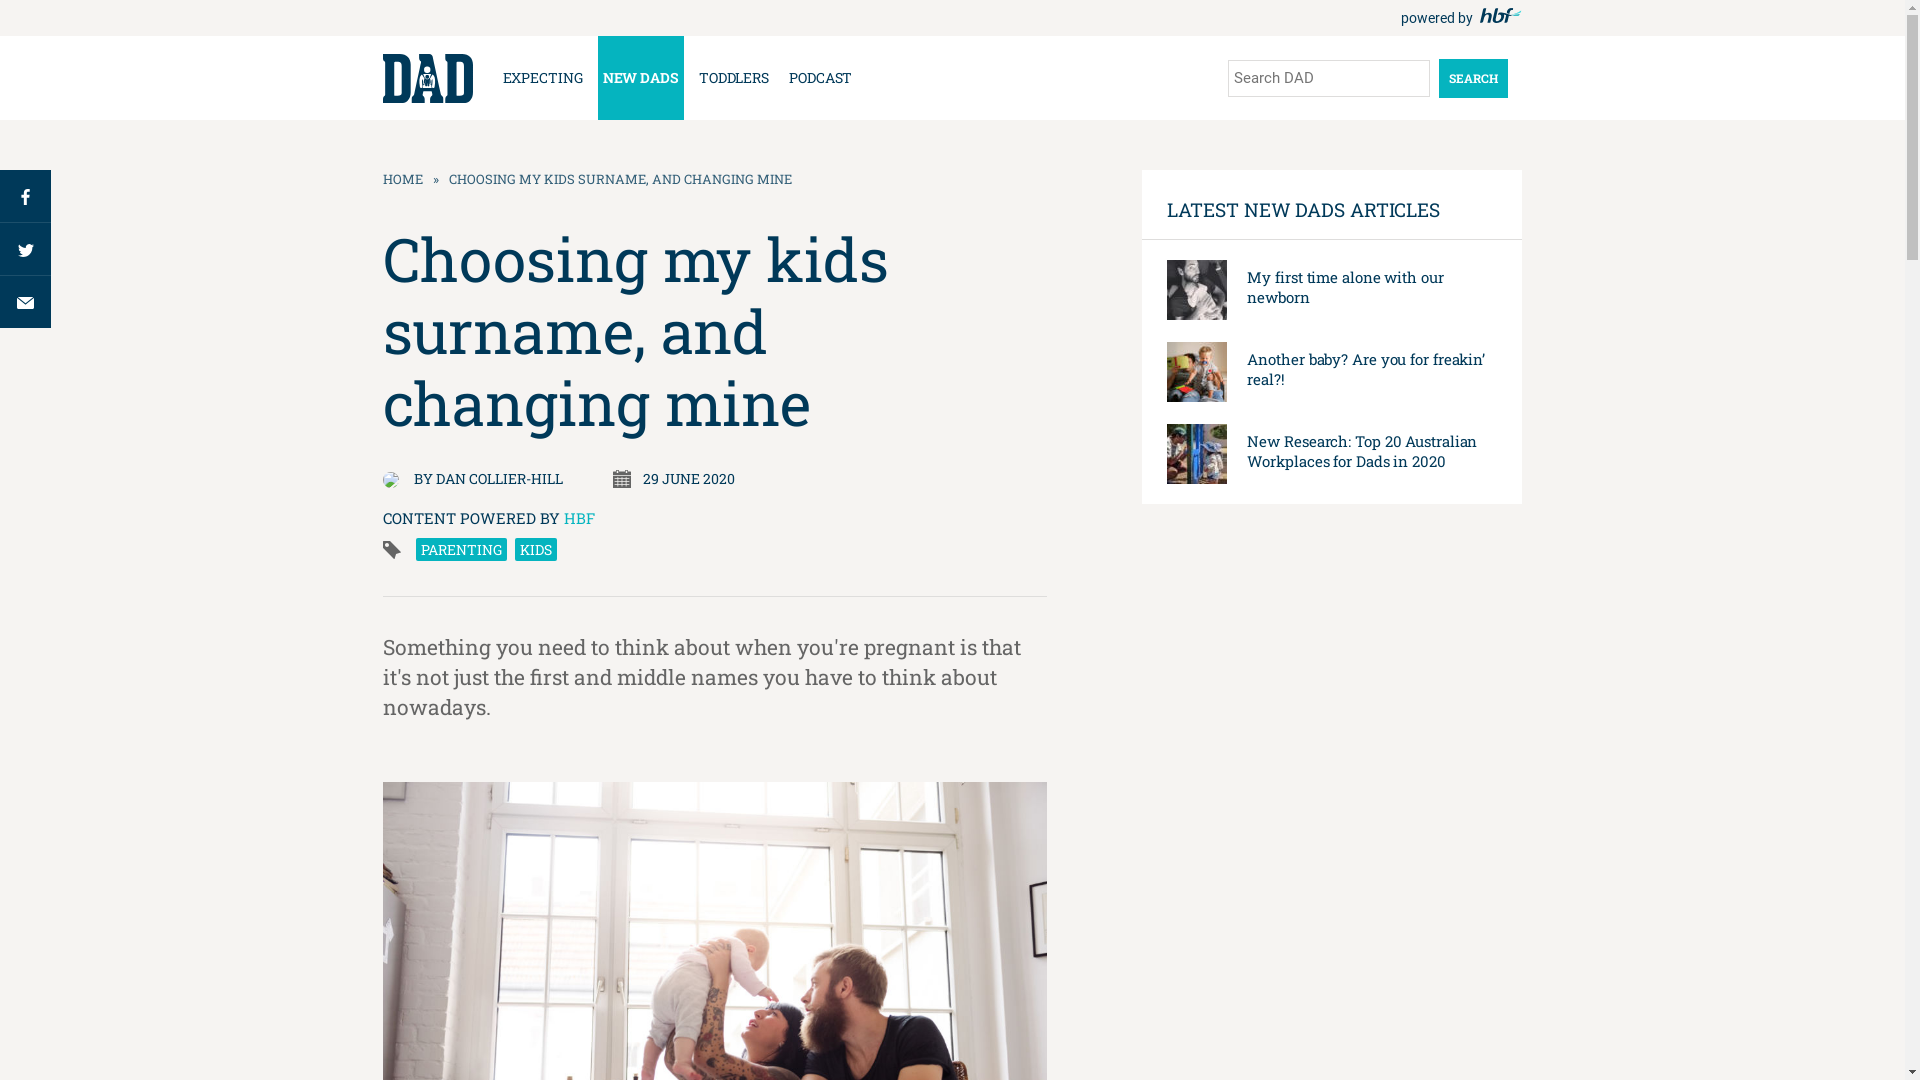 This screenshot has height=1080, width=1920. Describe the element at coordinates (382, 77) in the screenshot. I see `'Direct Advice for Dads'` at that location.